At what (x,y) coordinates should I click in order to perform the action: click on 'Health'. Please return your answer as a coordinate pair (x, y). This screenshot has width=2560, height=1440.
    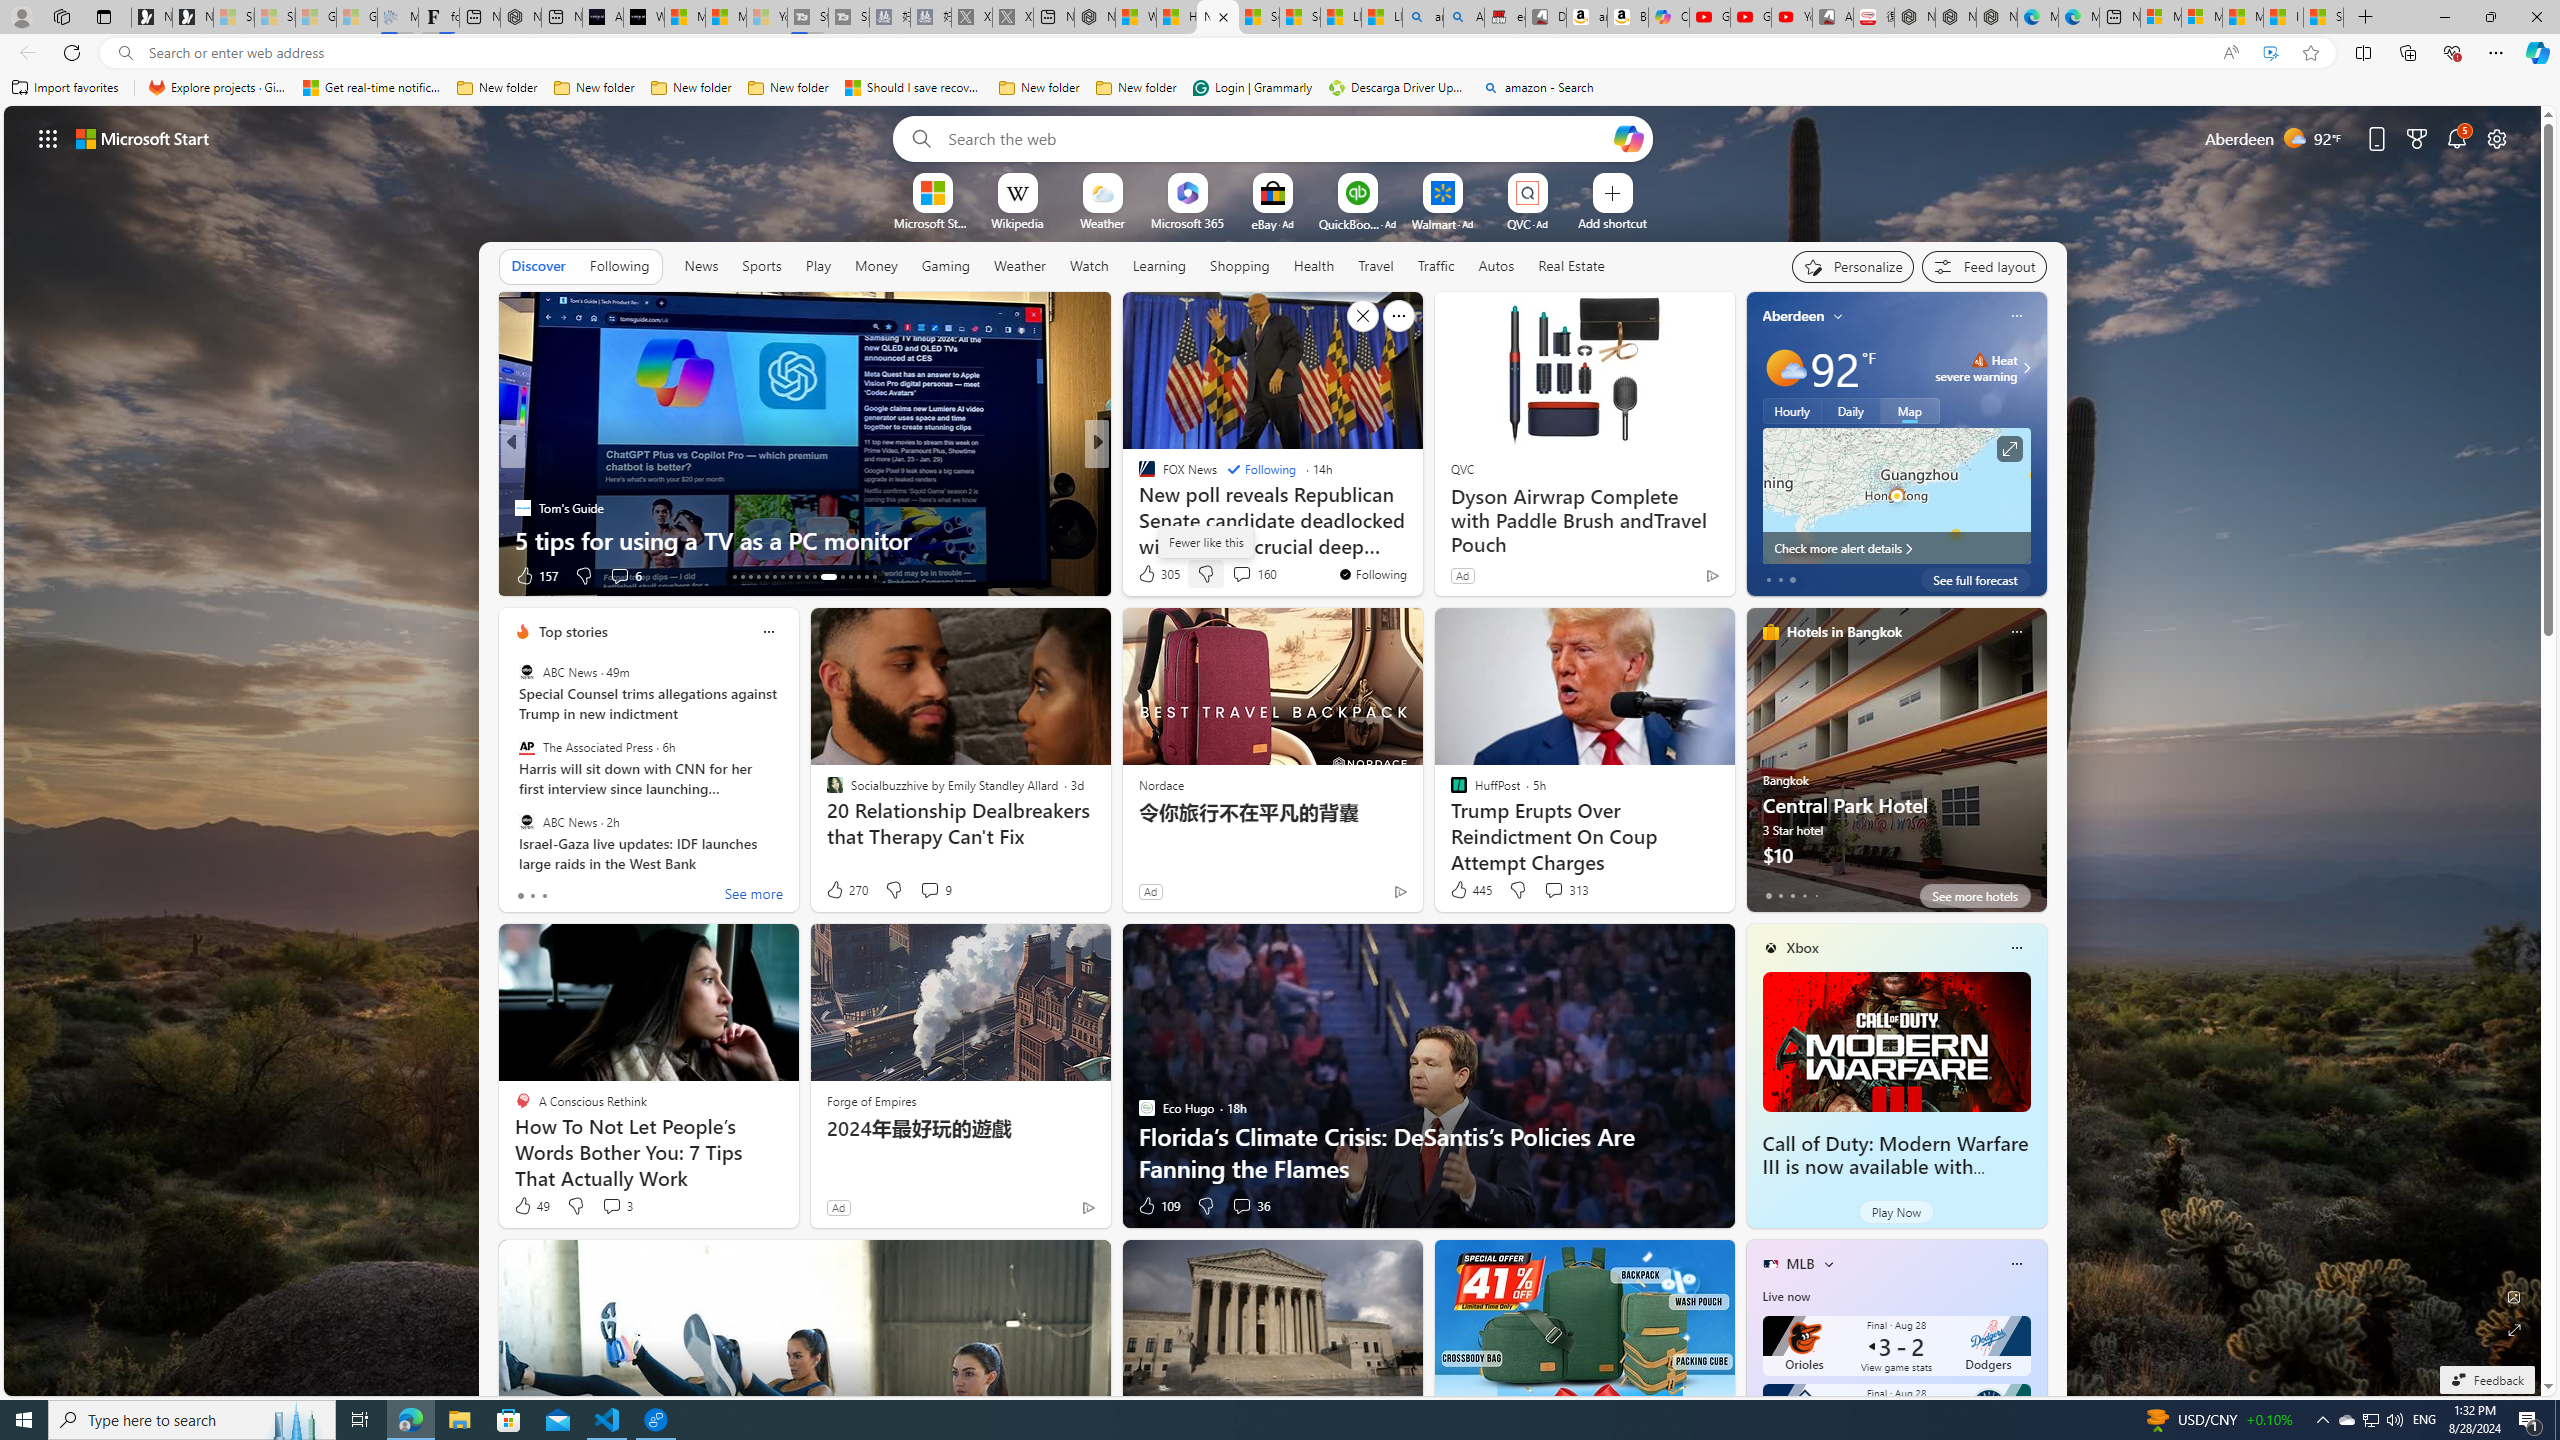
    Looking at the image, I should click on (1312, 265).